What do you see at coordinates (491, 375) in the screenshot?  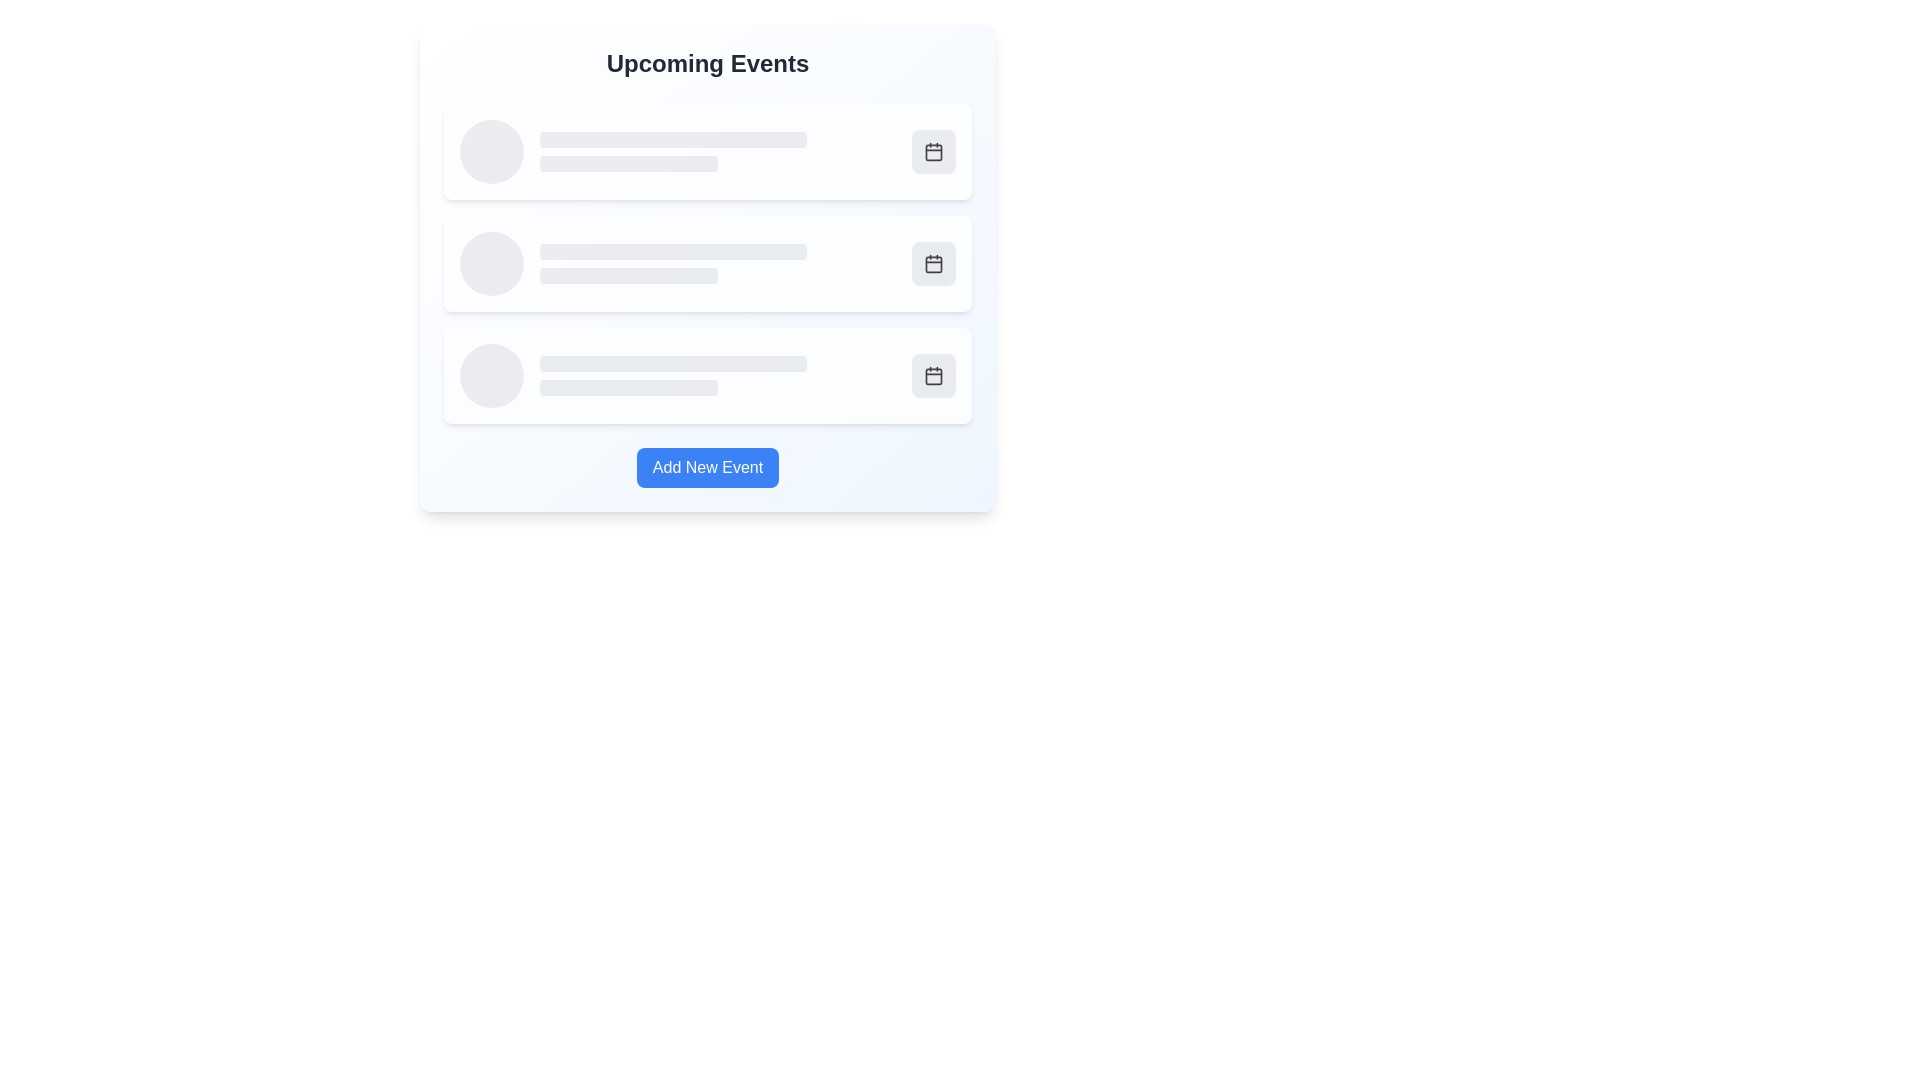 I see `the circular placeholder element with a light gray background located in the first sub-item of the third row in a vertical list layout` at bounding box center [491, 375].